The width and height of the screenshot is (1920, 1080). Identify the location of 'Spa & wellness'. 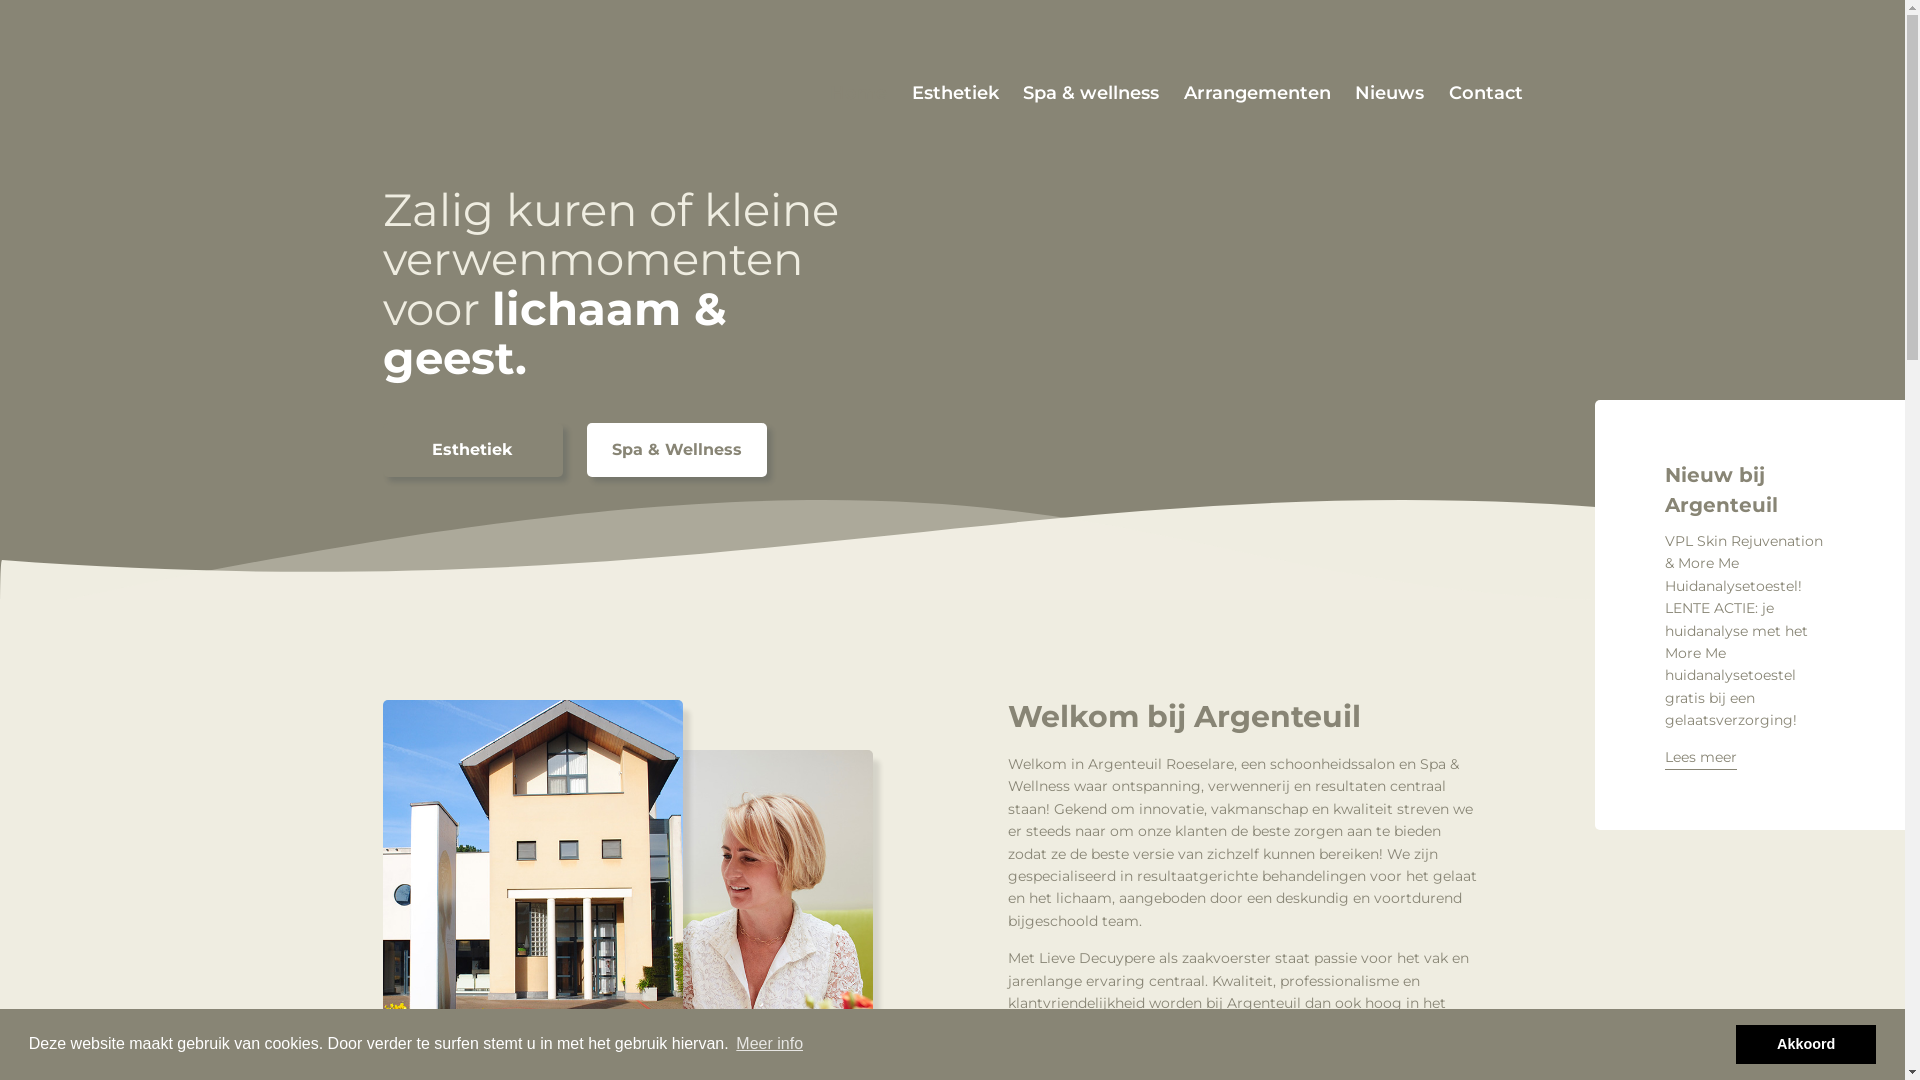
(1089, 93).